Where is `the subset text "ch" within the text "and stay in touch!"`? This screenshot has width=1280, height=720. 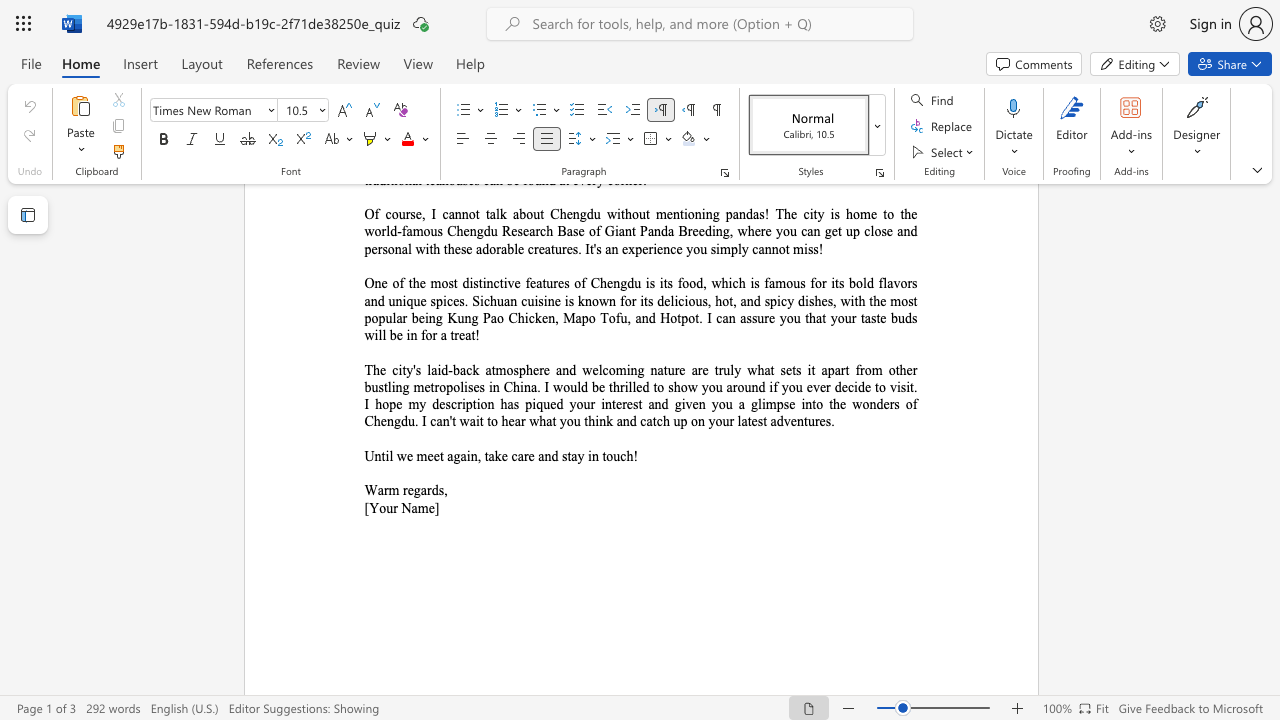
the subset text "ch" within the text "and stay in touch!" is located at coordinates (619, 456).